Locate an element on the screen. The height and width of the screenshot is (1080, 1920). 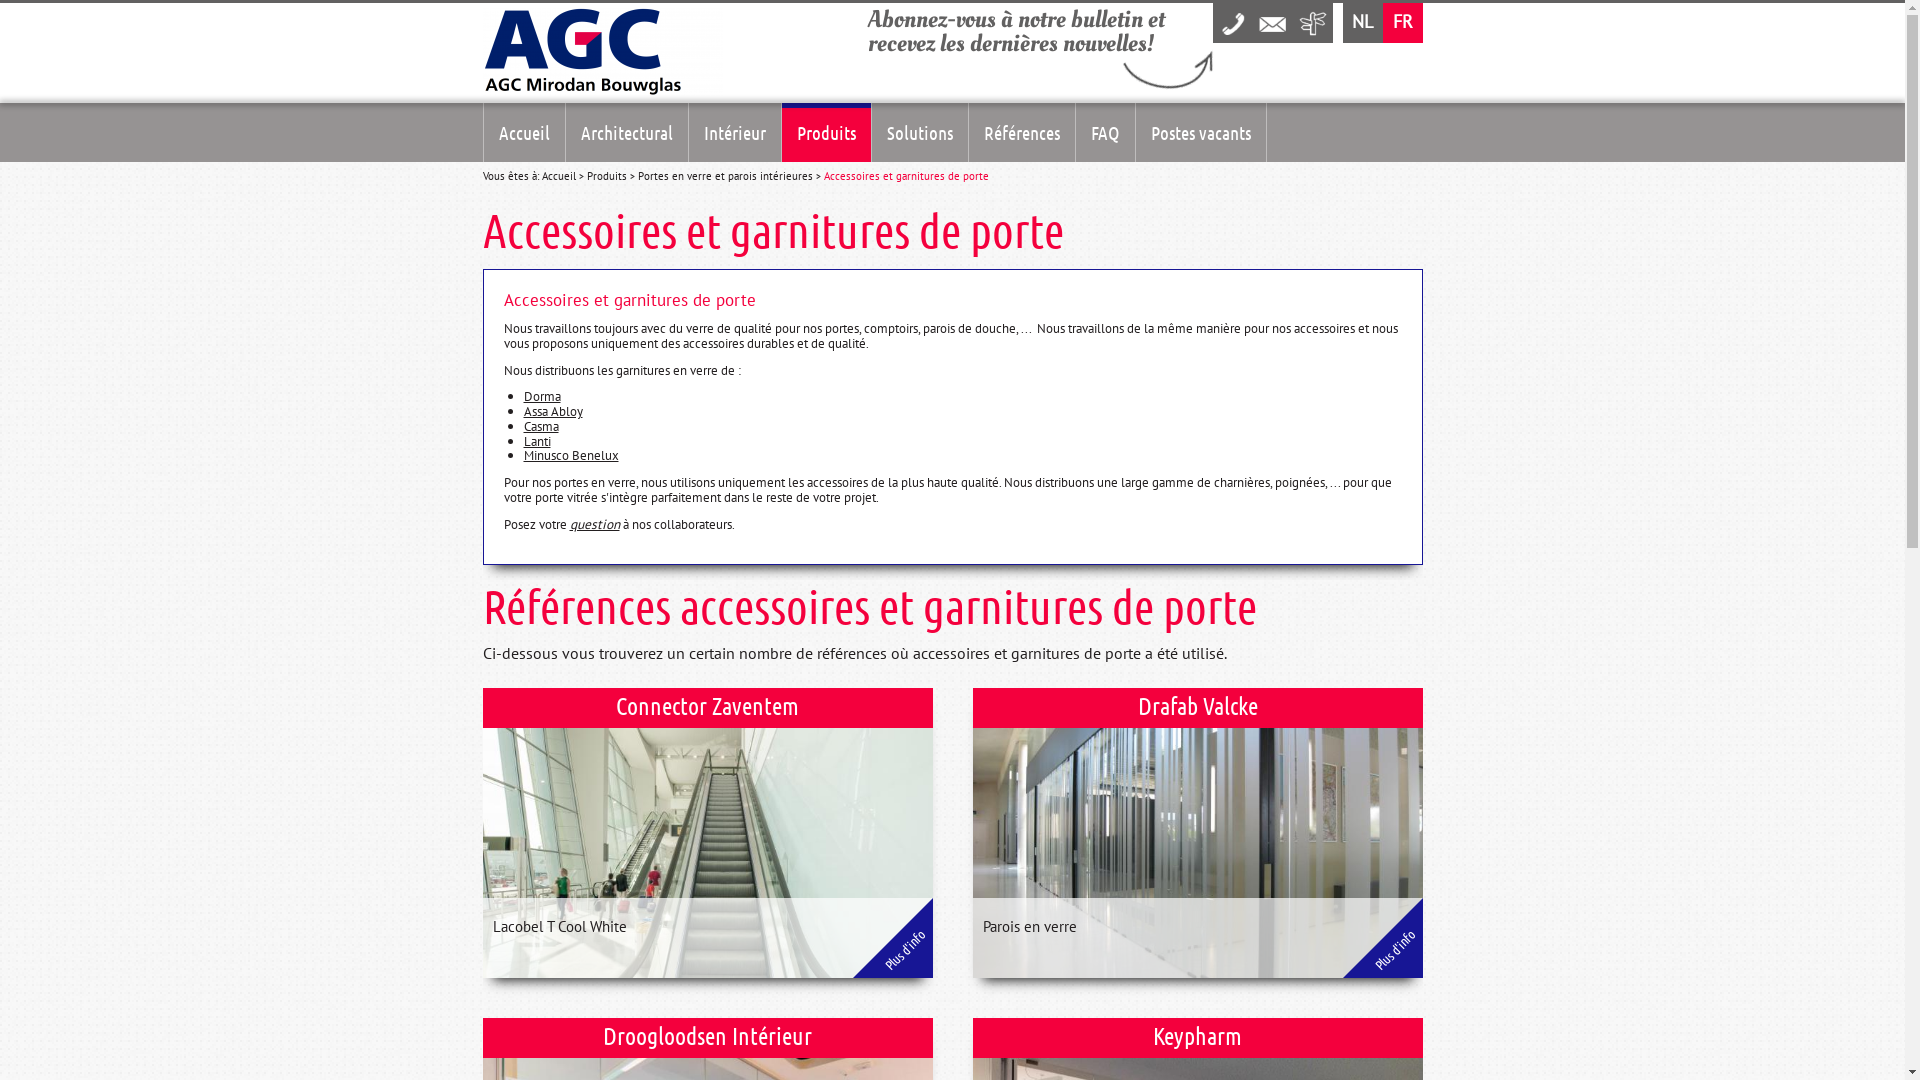
'Venez!' is located at coordinates (1291, 23).